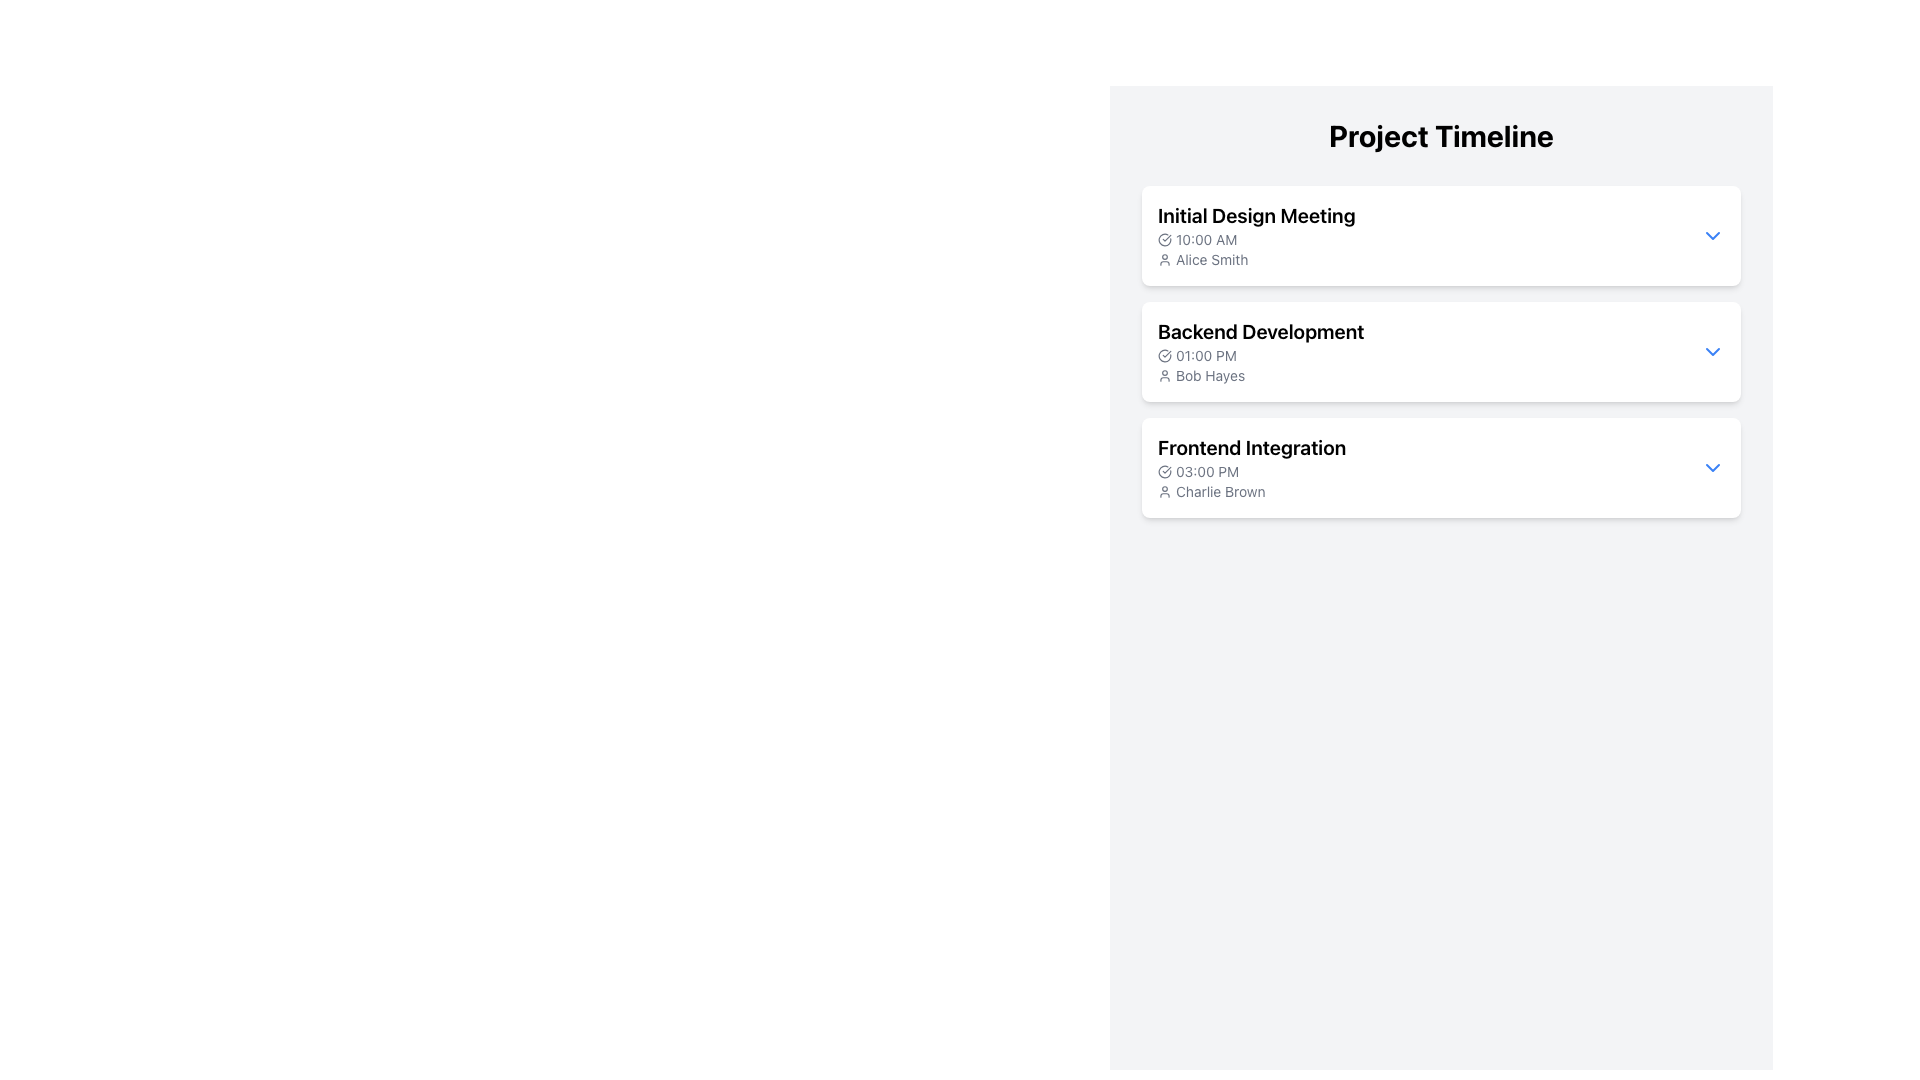 The width and height of the screenshot is (1920, 1080). I want to click on the identifying icon for user 'Bob Hayes', which is located to the left of the name text, so click(1165, 375).